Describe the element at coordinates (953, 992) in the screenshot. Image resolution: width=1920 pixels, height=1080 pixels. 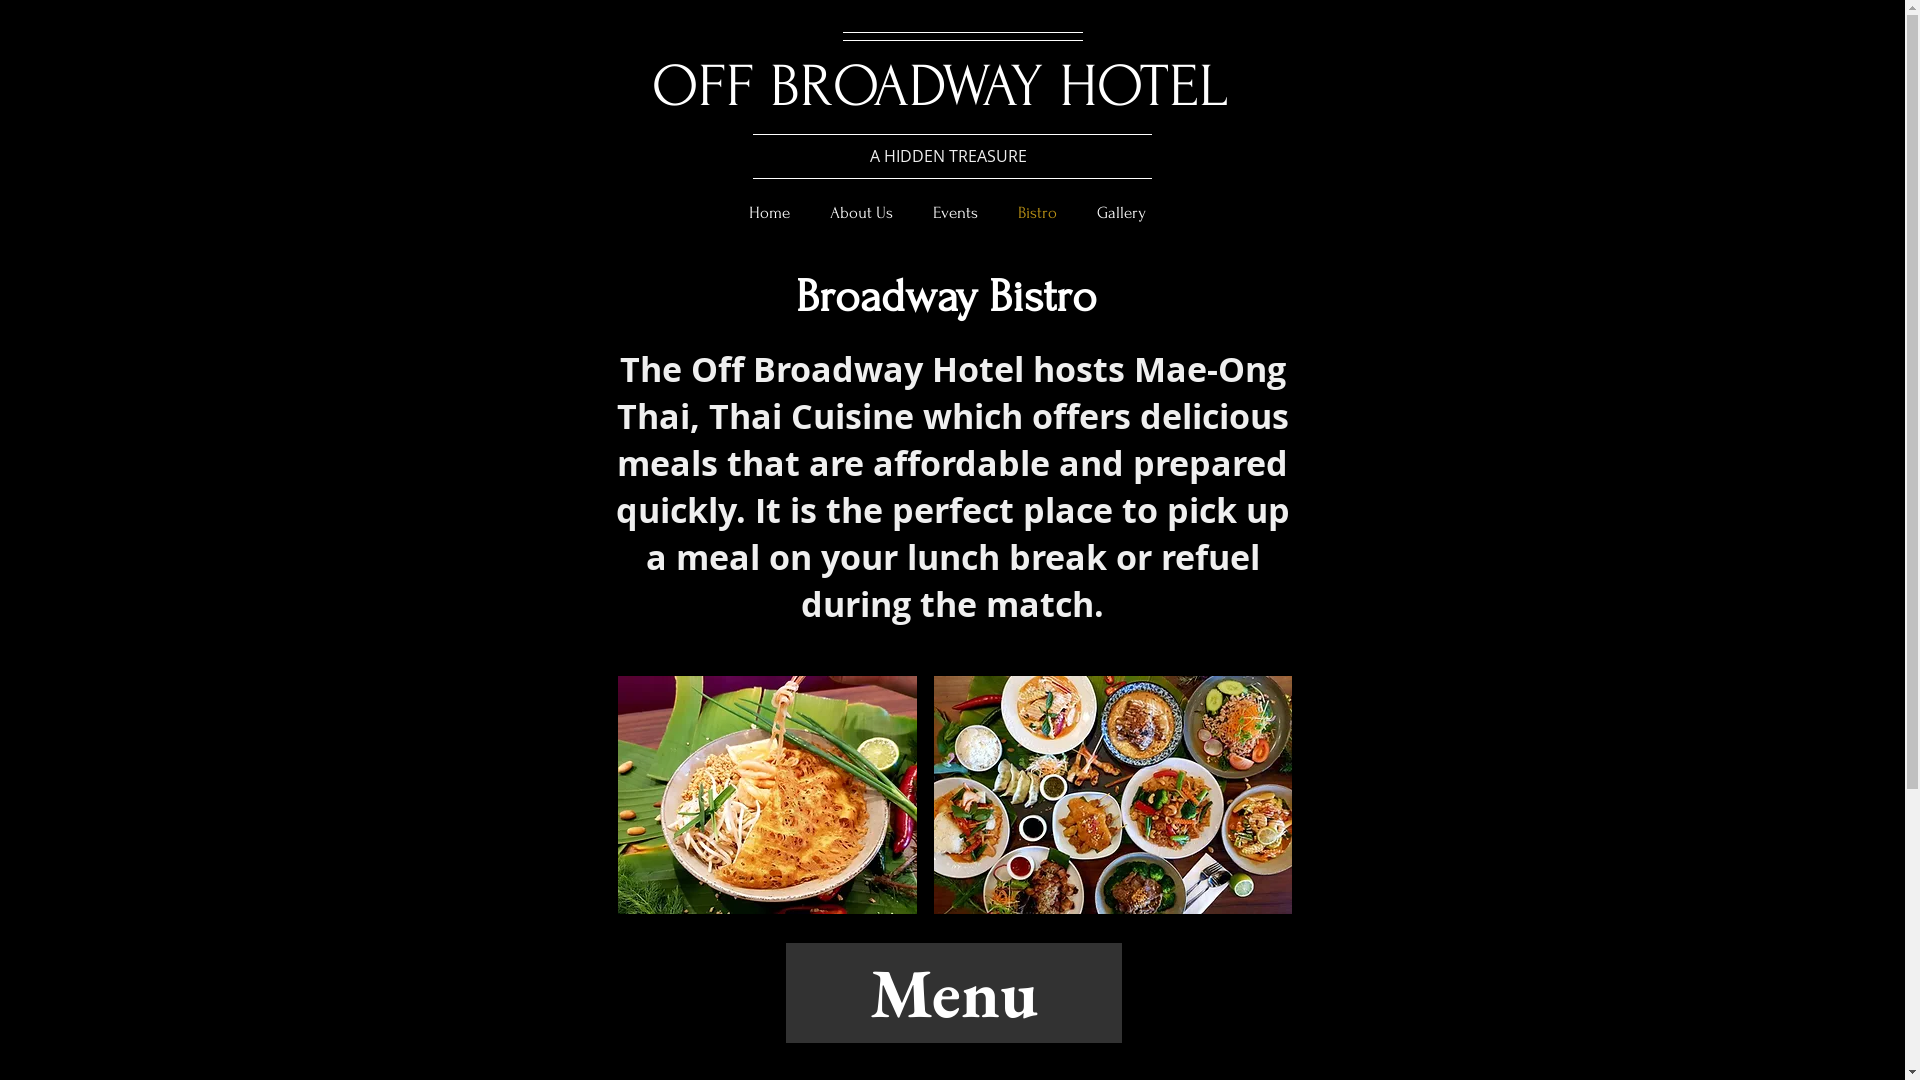
I see `'Menu'` at that location.